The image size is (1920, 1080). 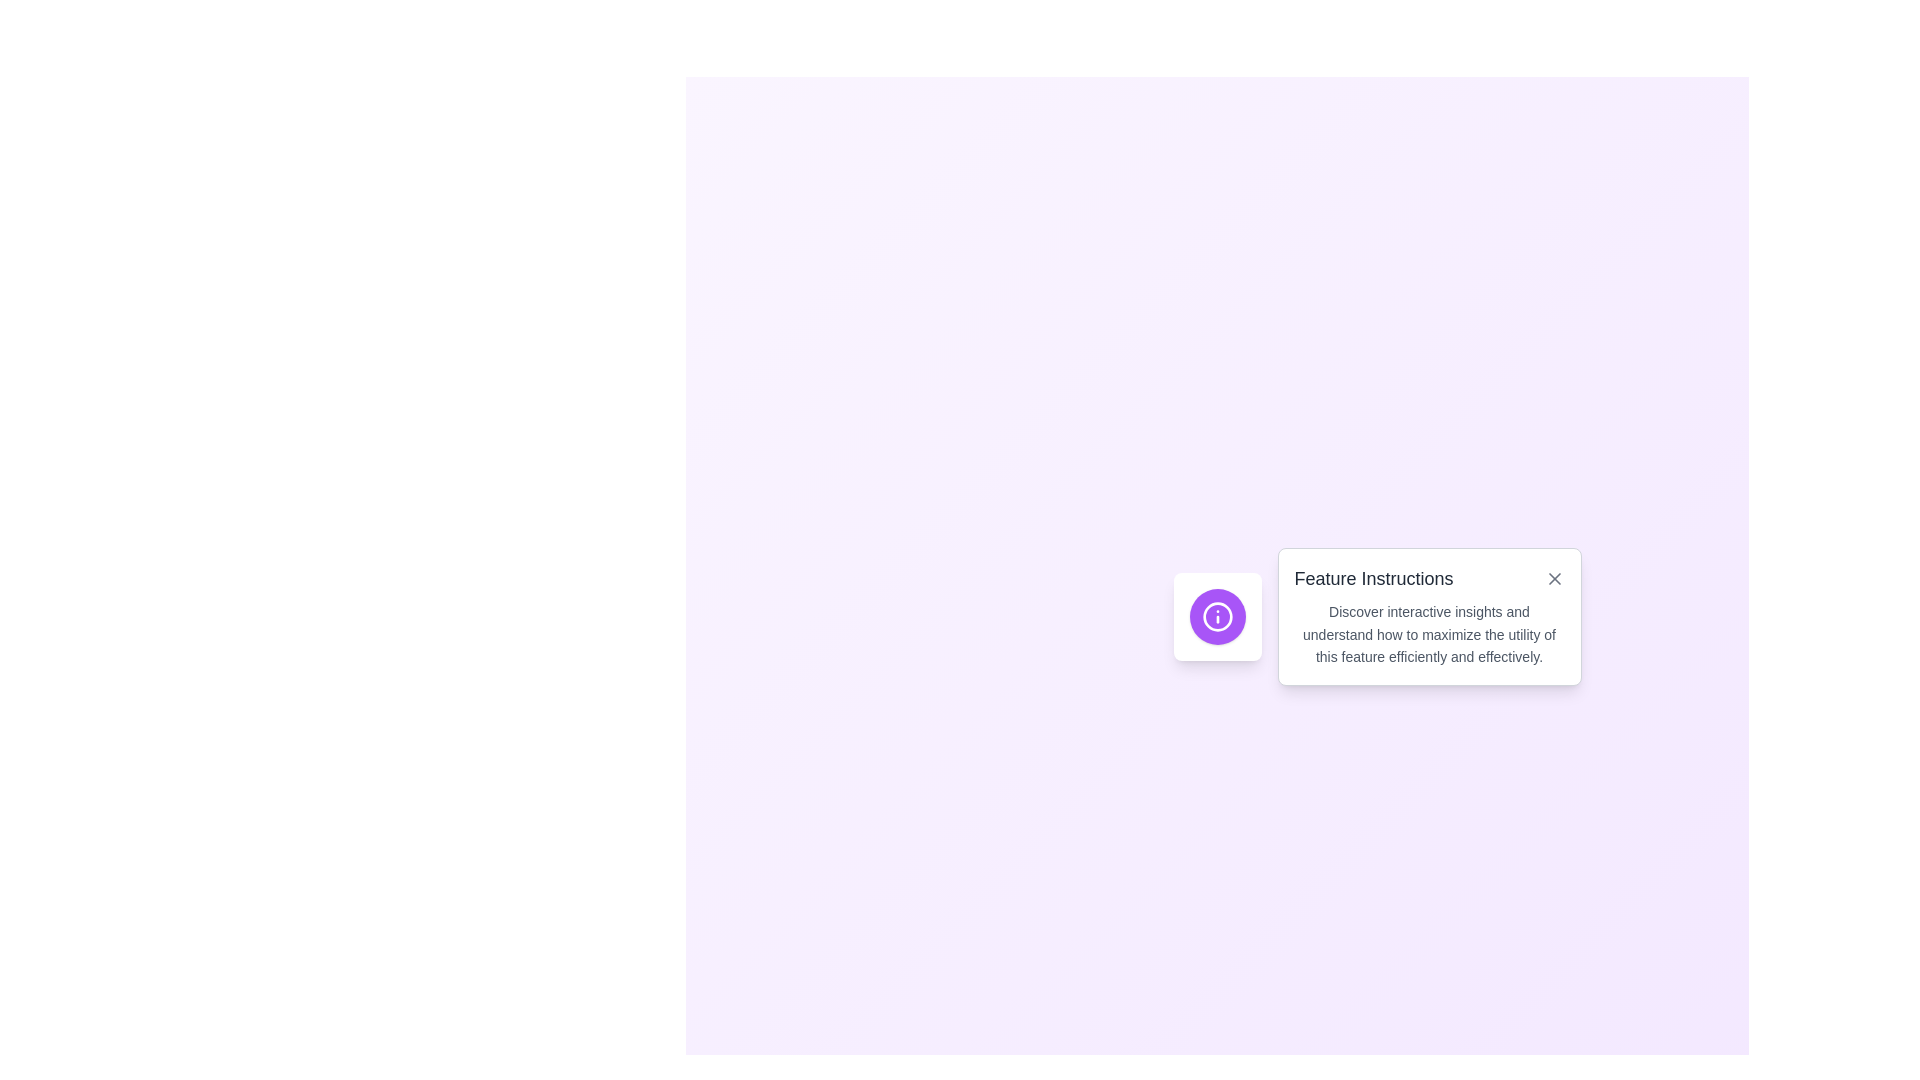 What do you see at coordinates (1553, 578) in the screenshot?
I see `the close icon located at the top-right corner of the 'Feature Instructions' dialog` at bounding box center [1553, 578].